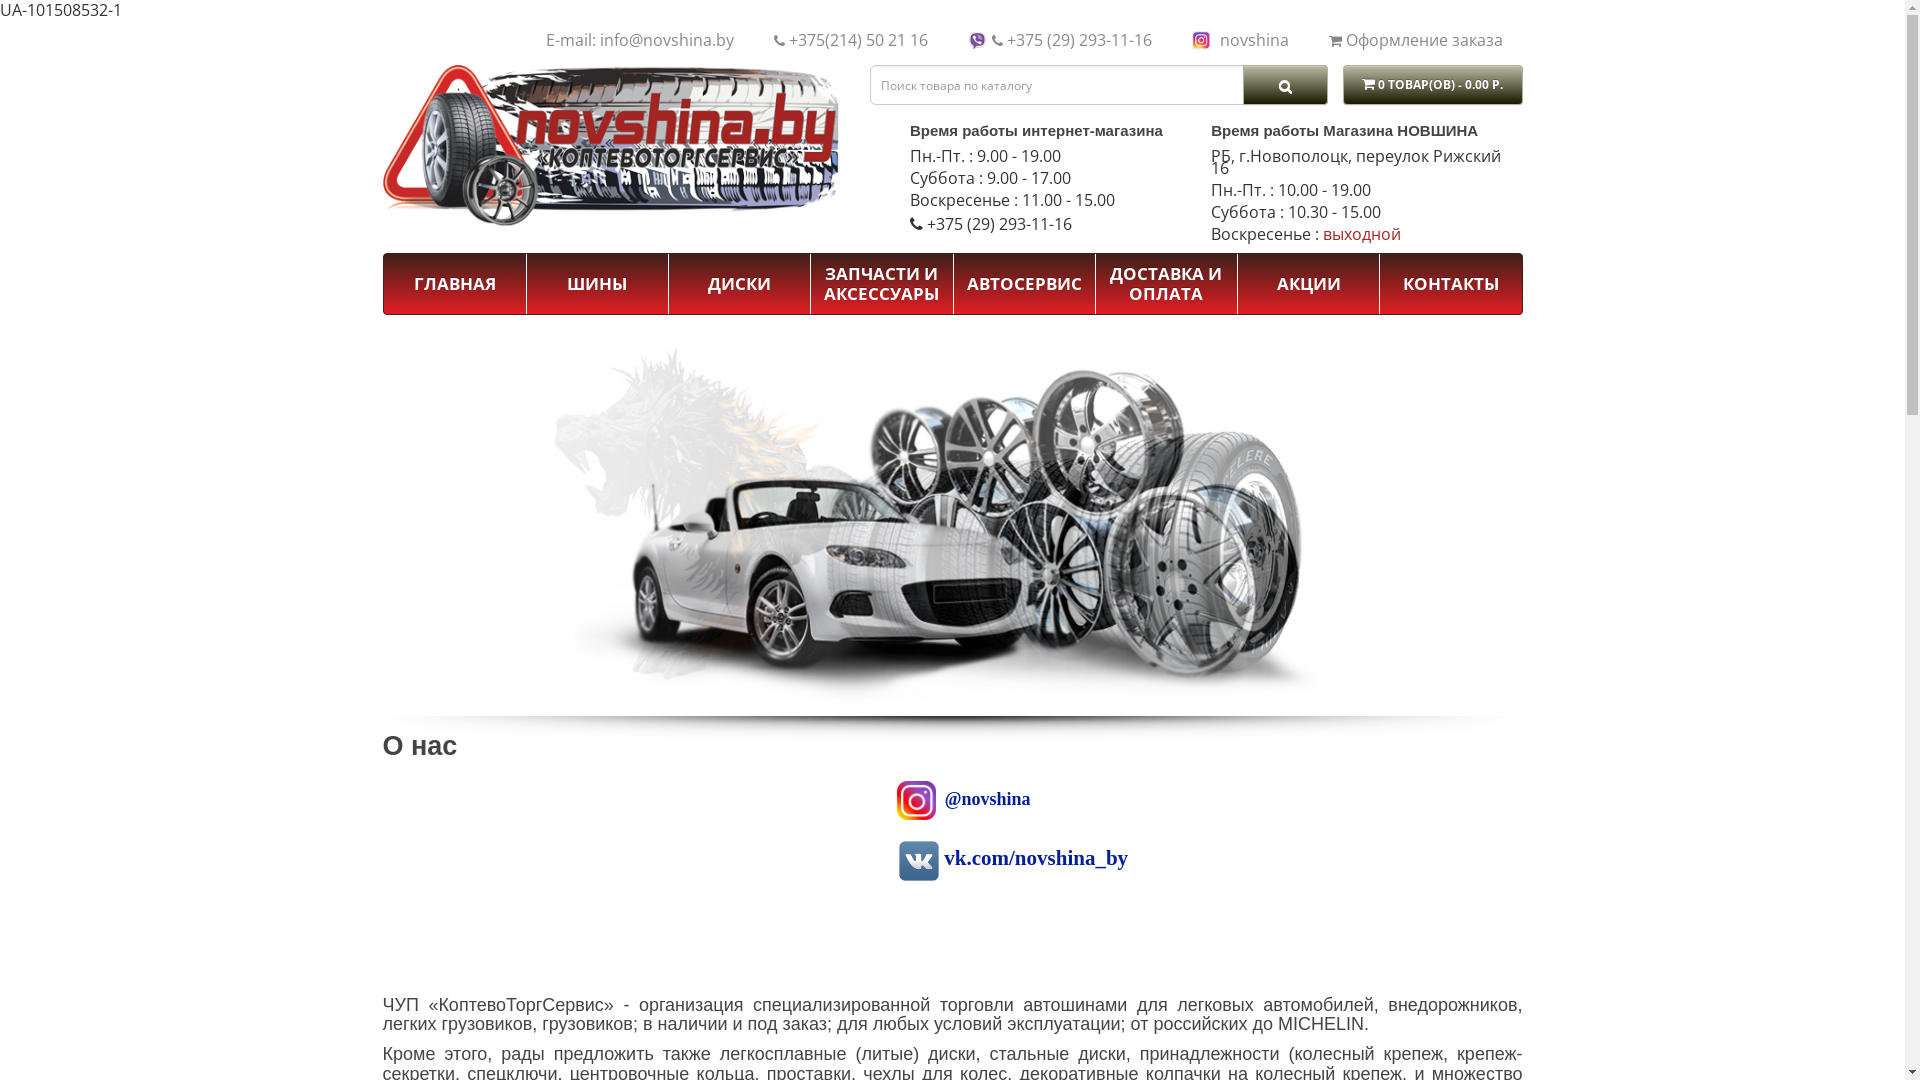 The image size is (1920, 1080). I want to click on '+375(214) 50 21 16', so click(857, 39).